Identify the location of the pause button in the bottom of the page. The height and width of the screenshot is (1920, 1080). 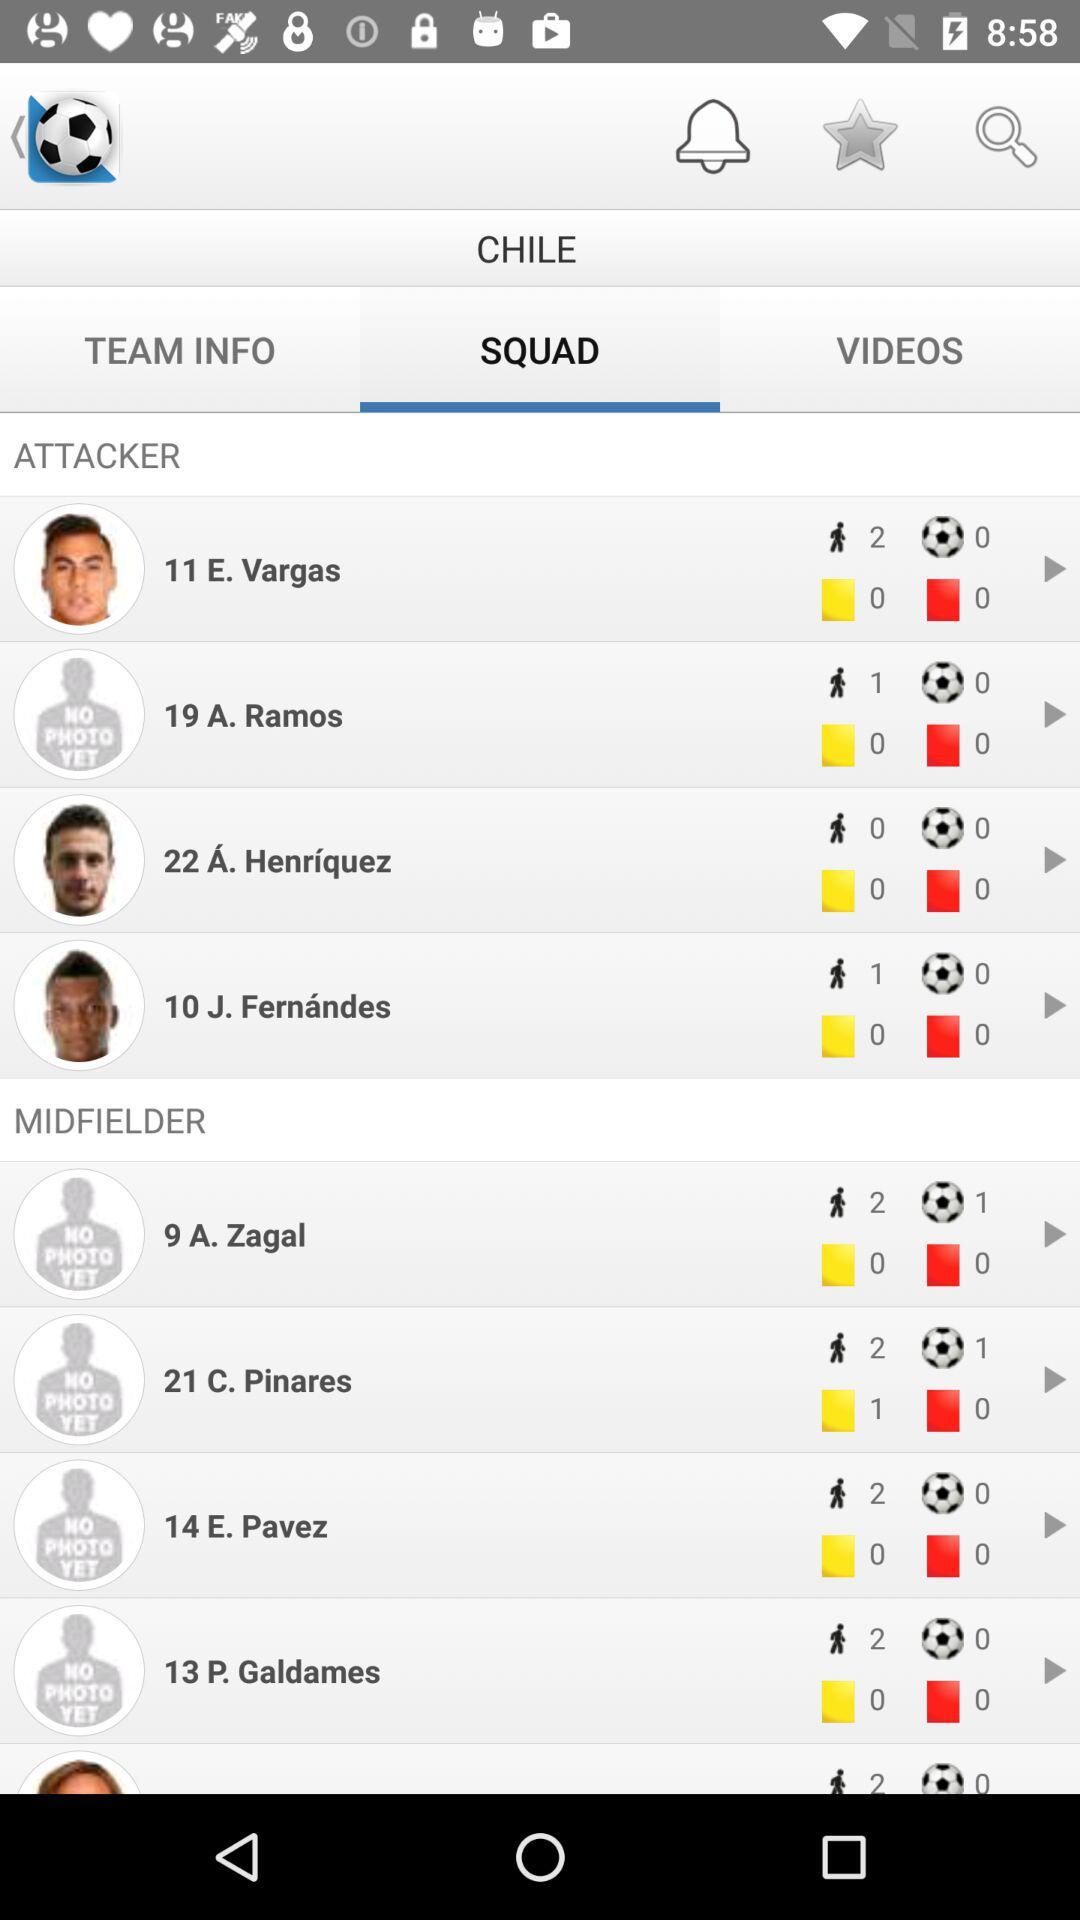
(1052, 1670).